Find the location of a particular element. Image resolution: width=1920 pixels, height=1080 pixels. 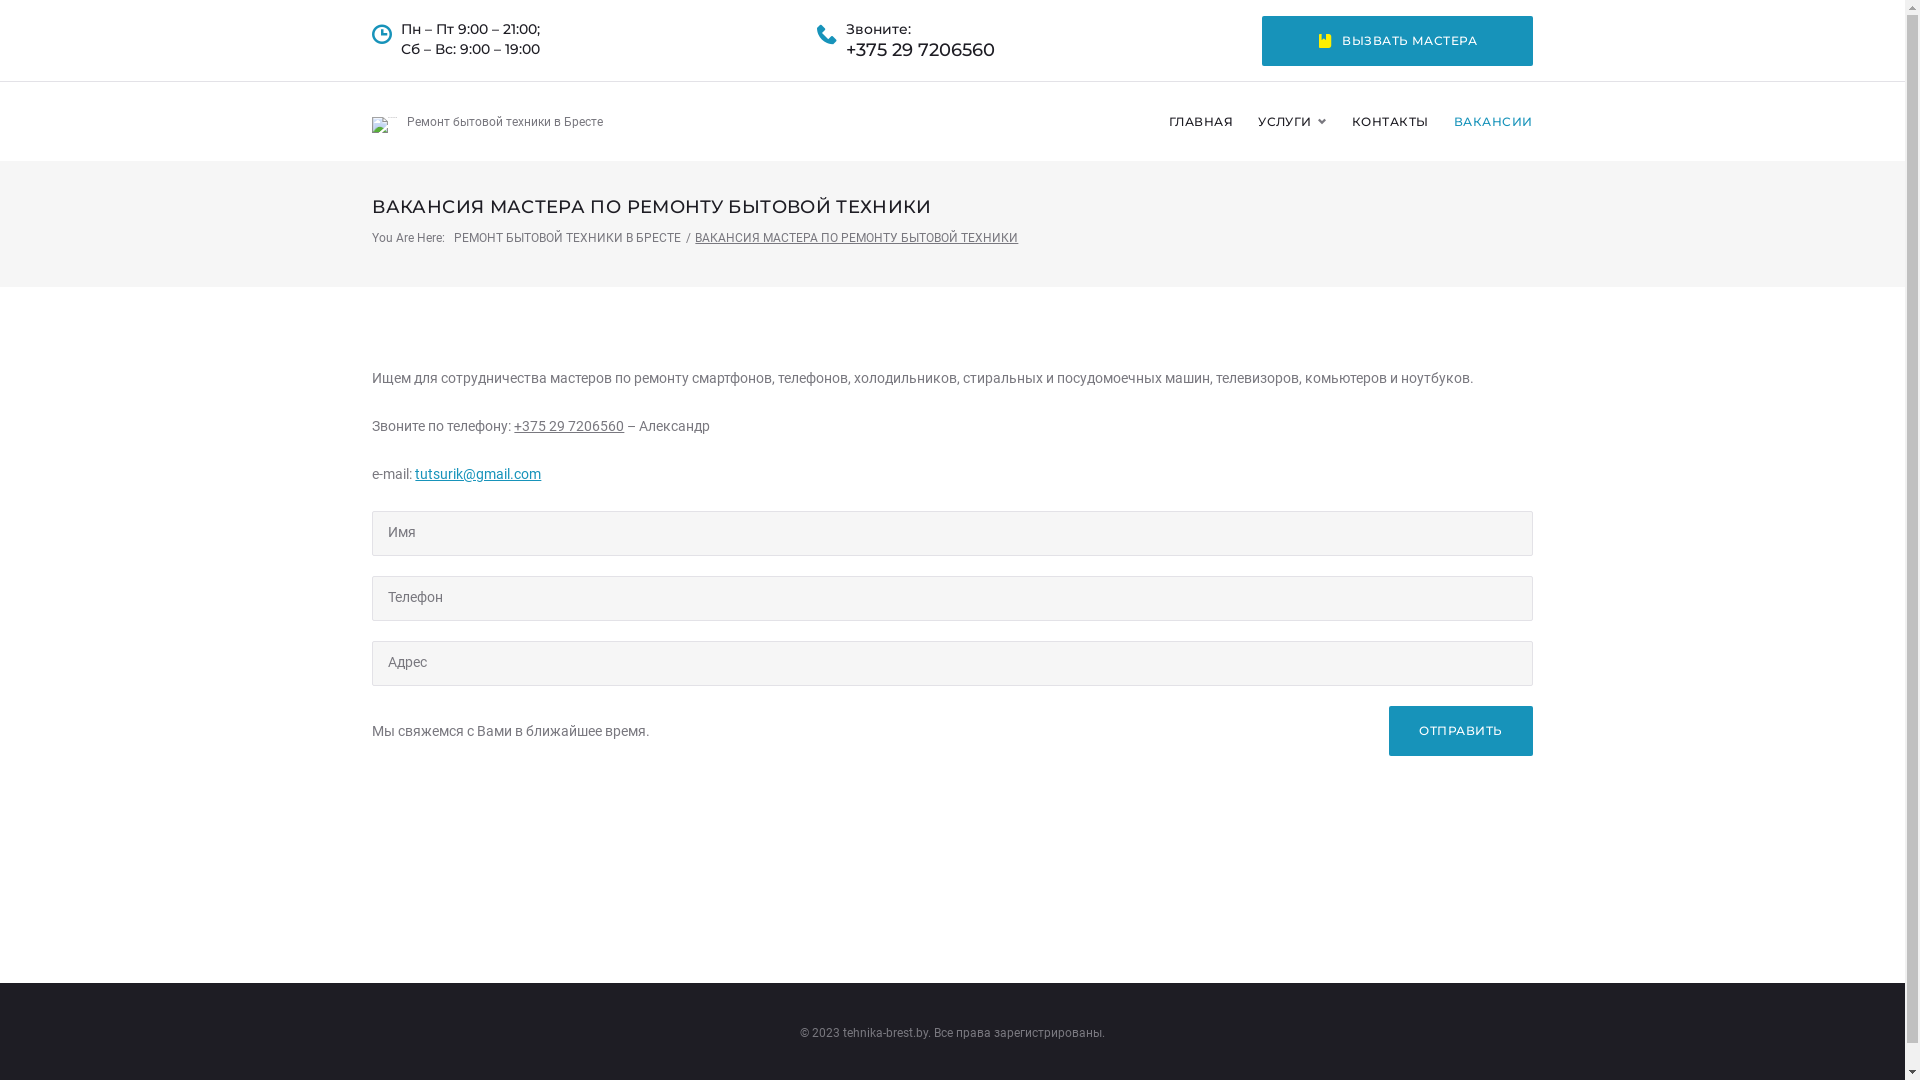

'+375 29 7206560' is located at coordinates (919, 49).